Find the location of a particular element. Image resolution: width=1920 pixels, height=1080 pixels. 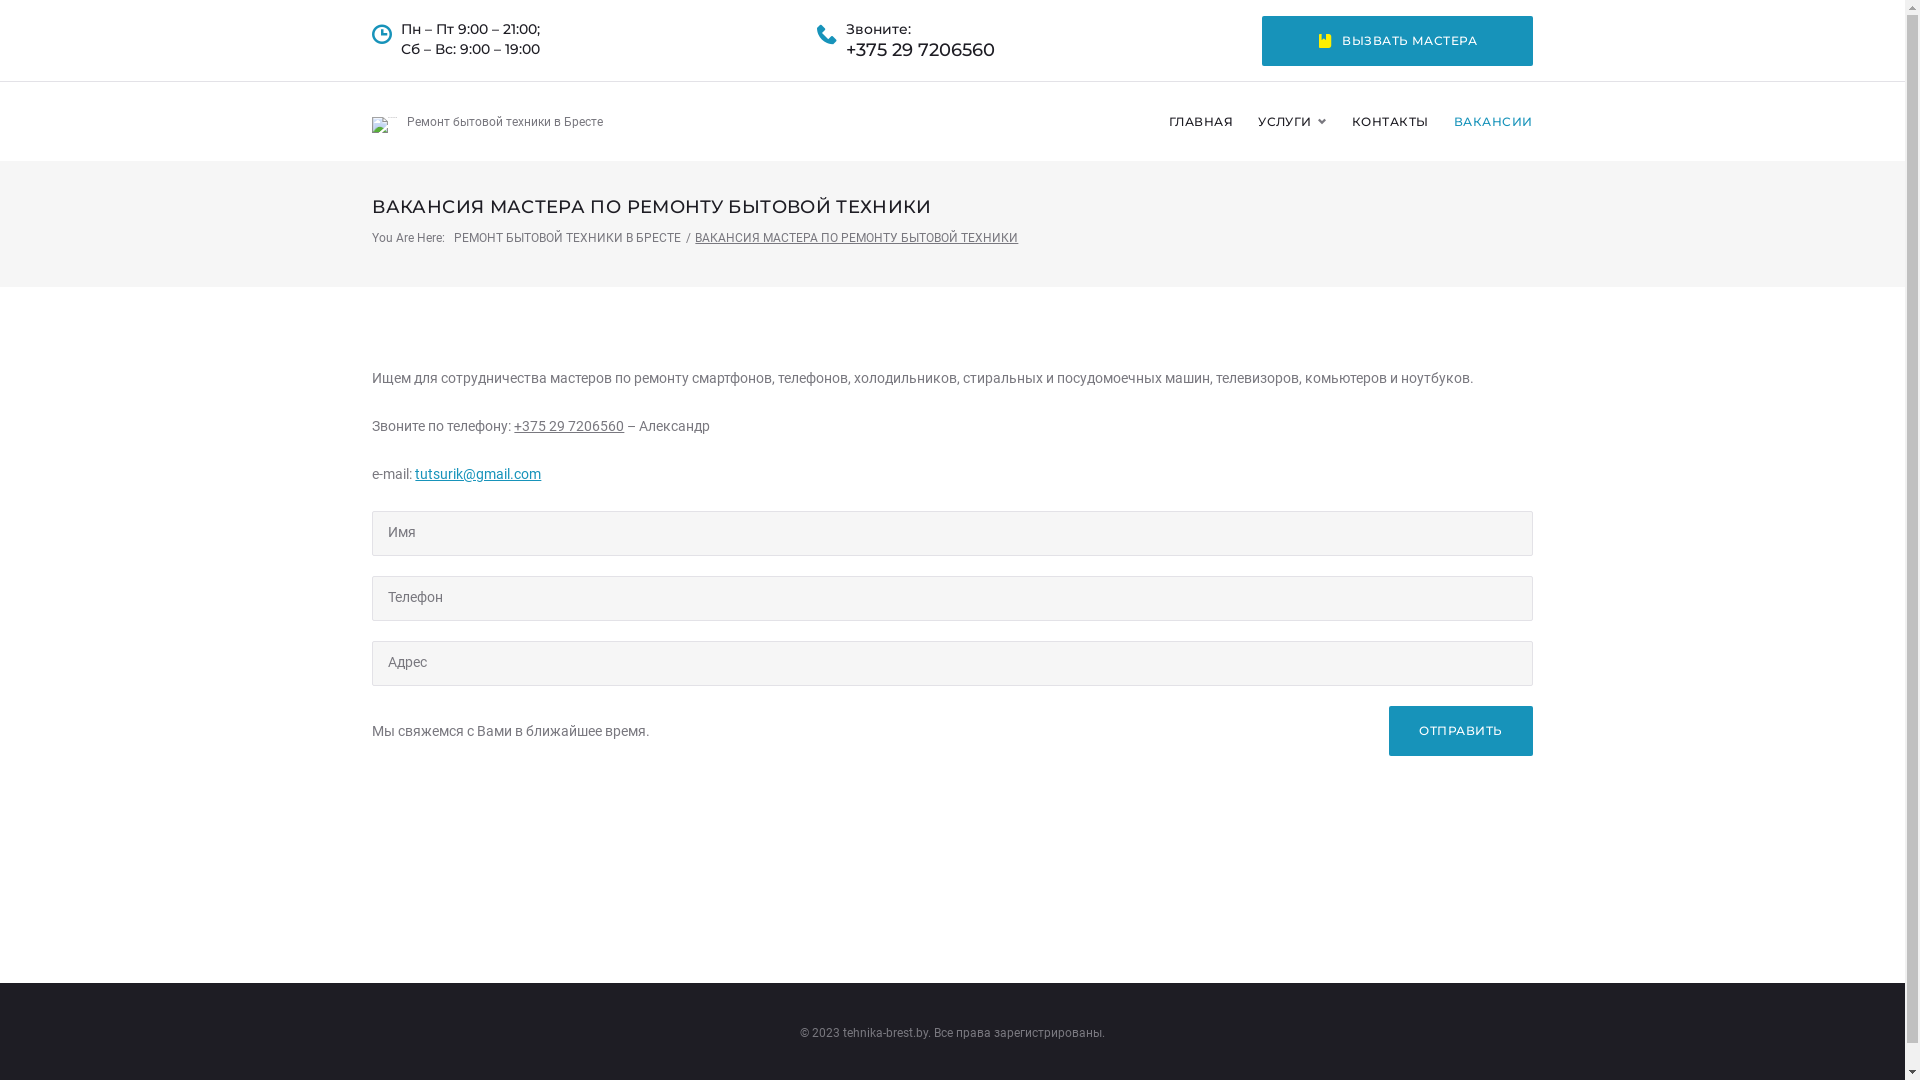

'+375 29 7206560' is located at coordinates (919, 49).